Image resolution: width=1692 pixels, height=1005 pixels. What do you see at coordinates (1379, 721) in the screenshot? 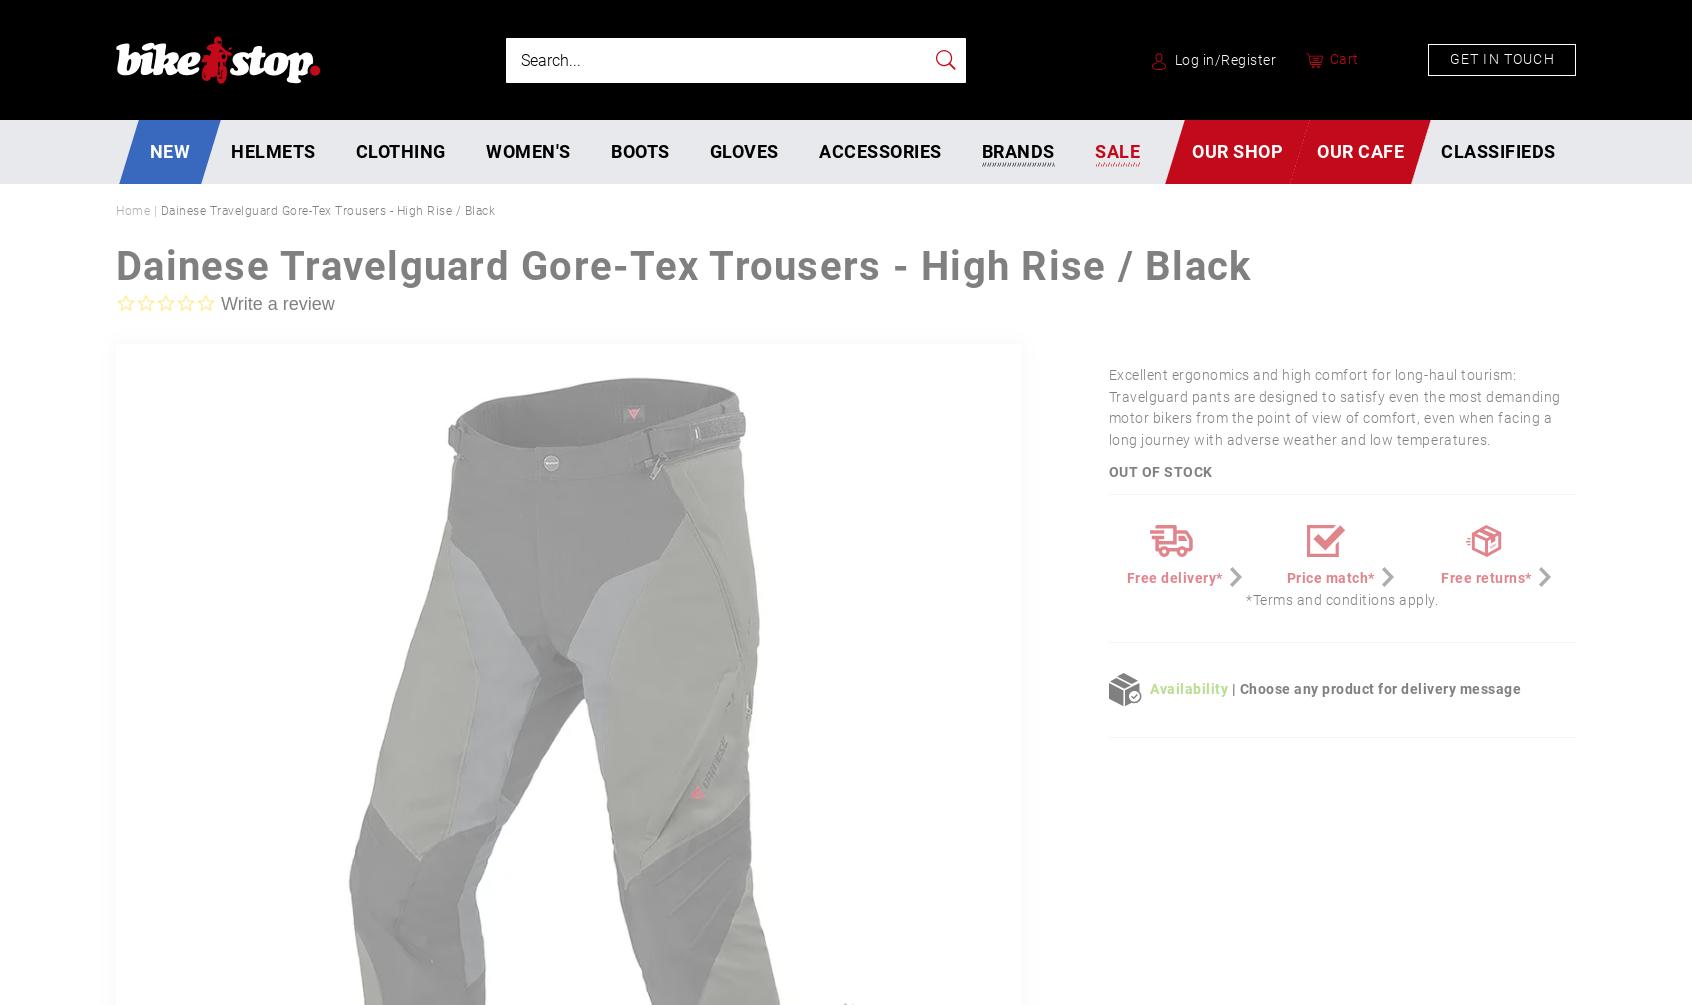
I see `'Choose any product for delivery message'` at bounding box center [1379, 721].